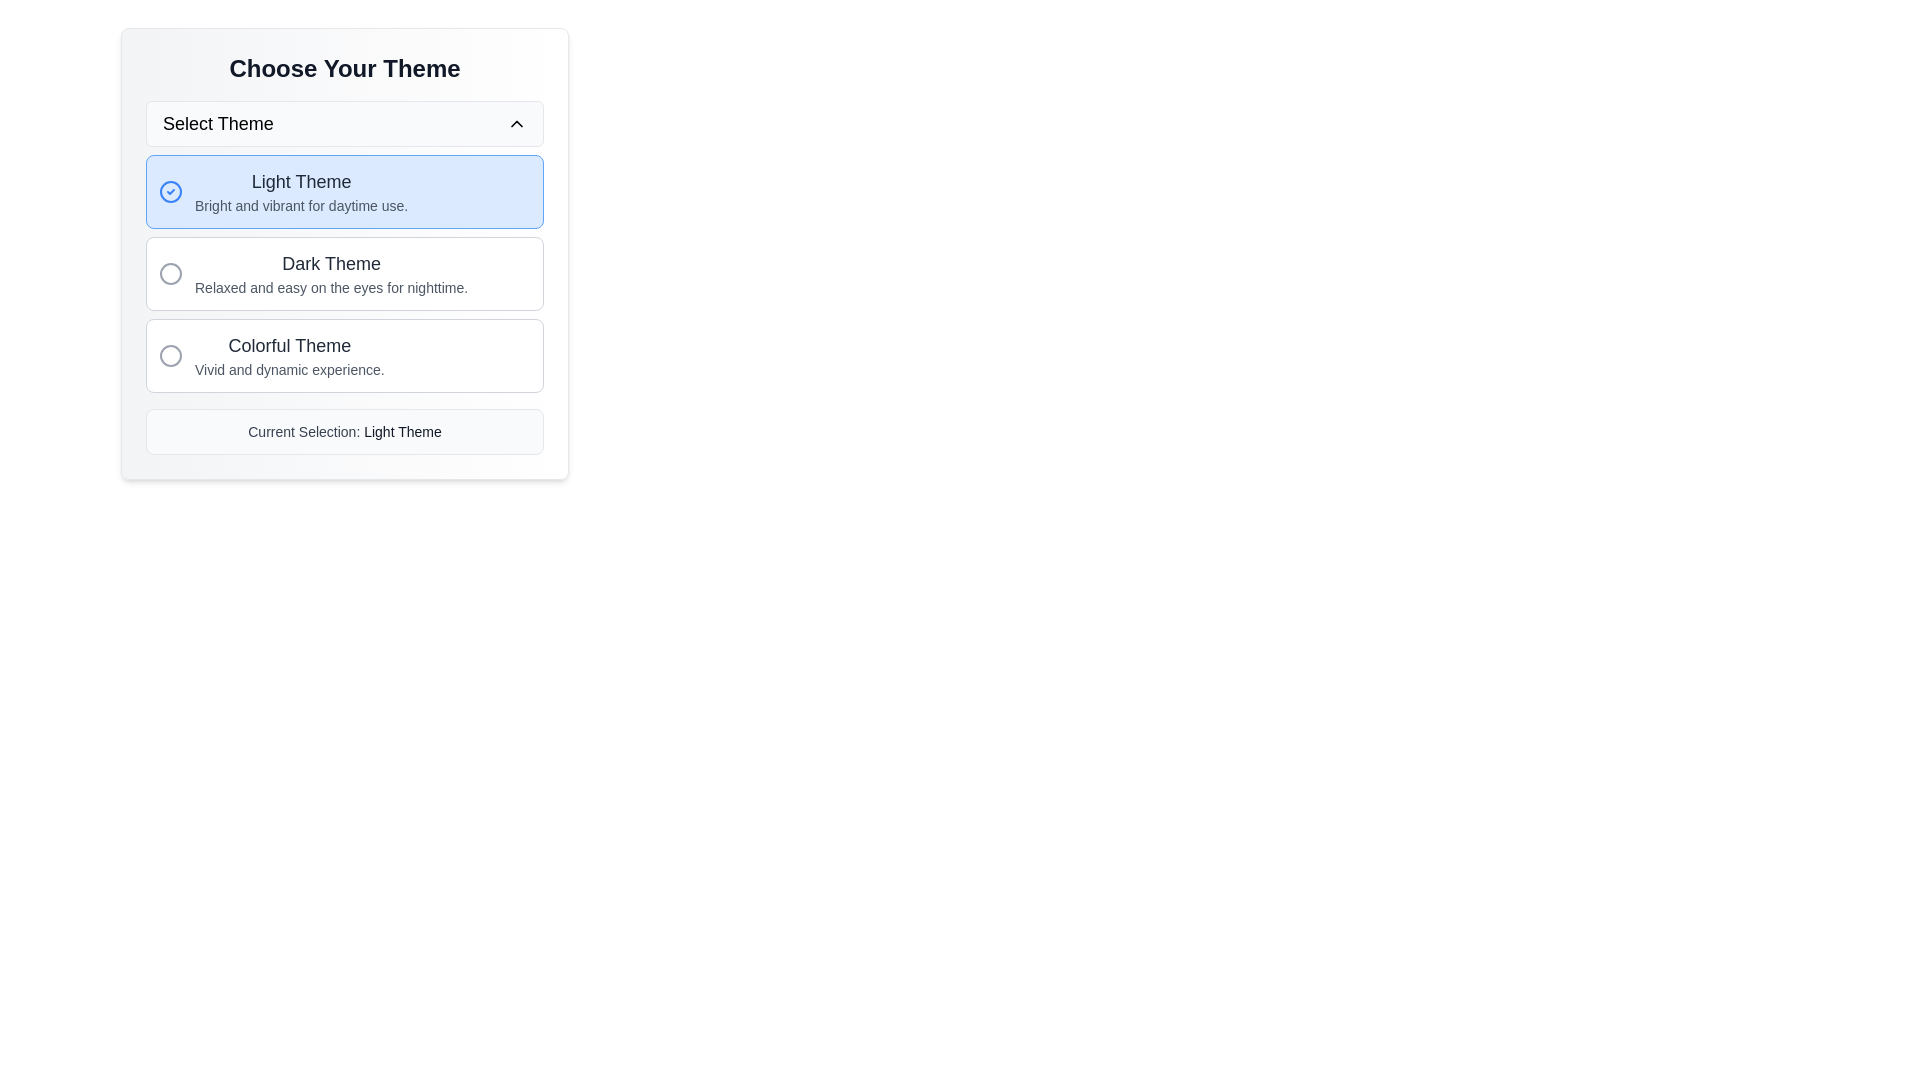  What do you see at coordinates (345, 273) in the screenshot?
I see `the 'Dark Theme' selection option with the unselected radio button` at bounding box center [345, 273].